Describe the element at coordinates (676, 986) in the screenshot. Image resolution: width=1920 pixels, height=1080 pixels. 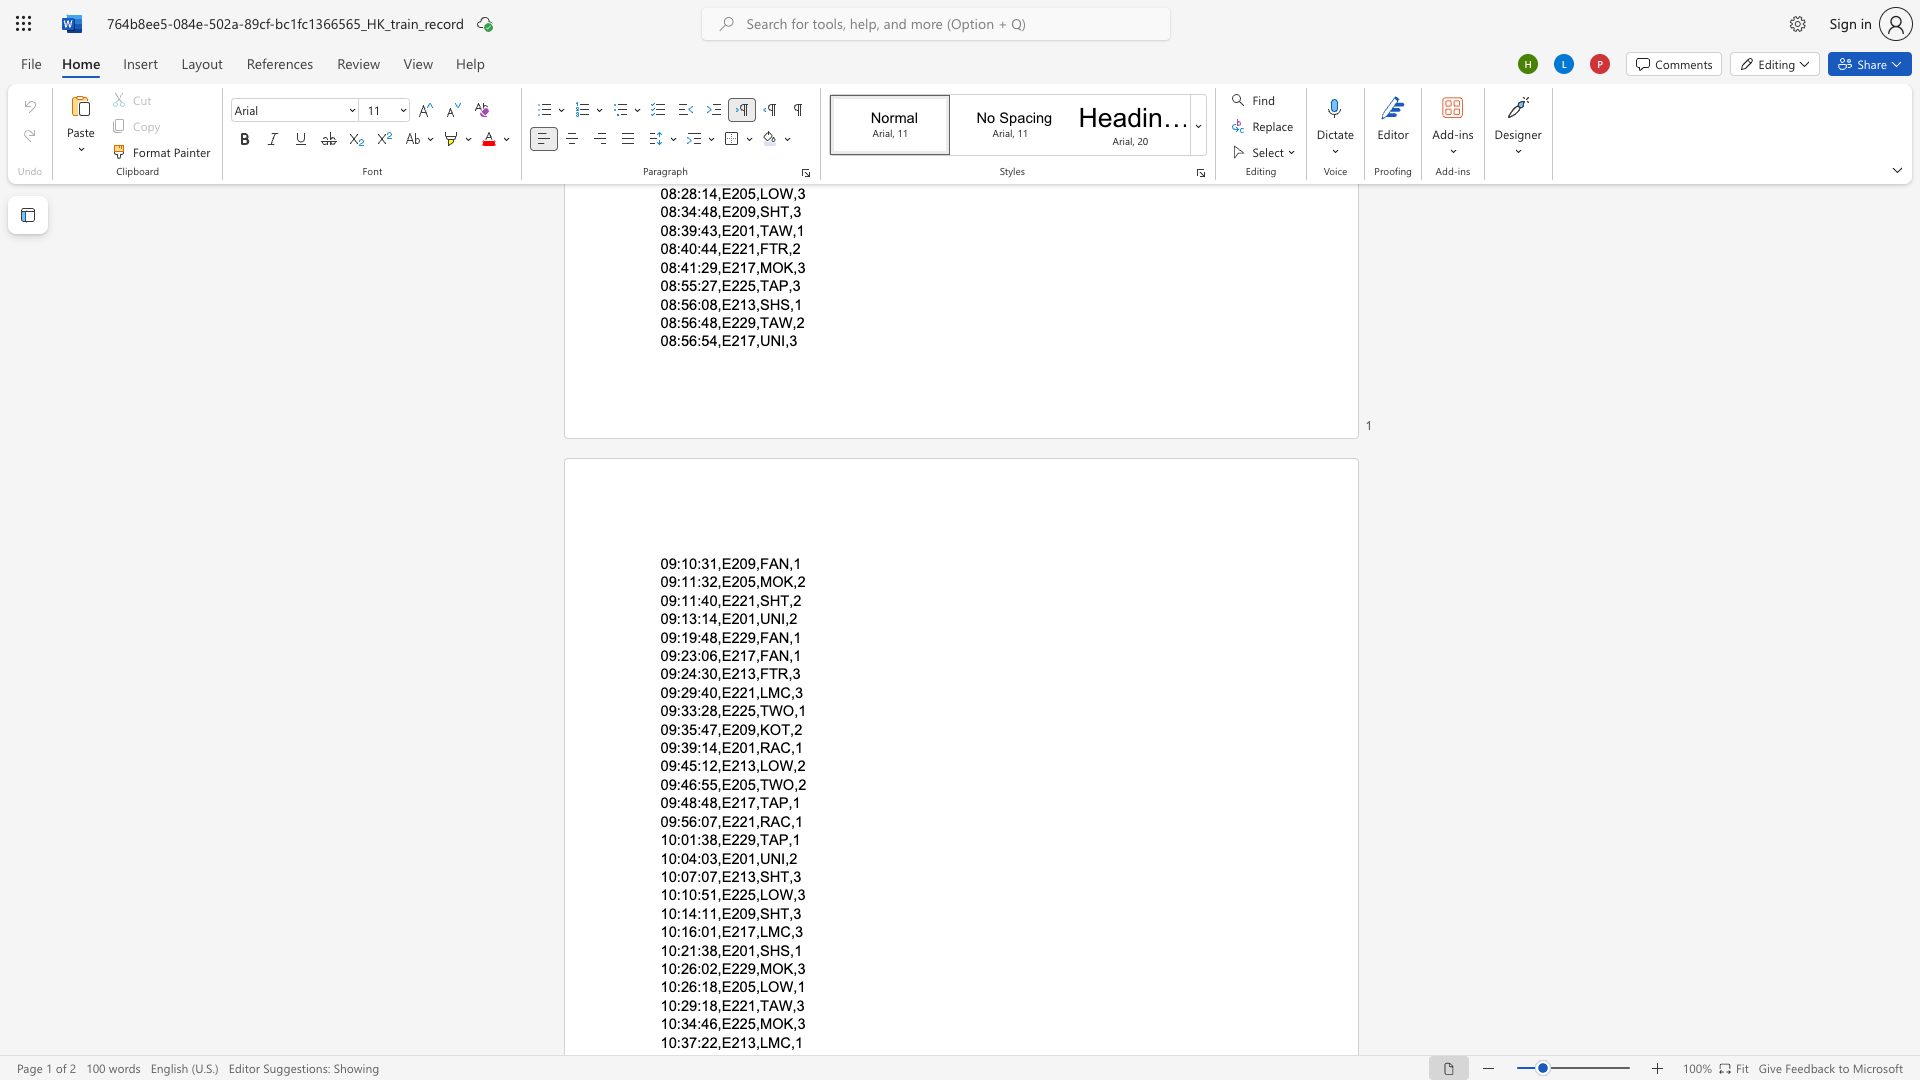
I see `the subset text ":26:18,E2" within the text "10:26:18,E205,LOW,1"` at that location.